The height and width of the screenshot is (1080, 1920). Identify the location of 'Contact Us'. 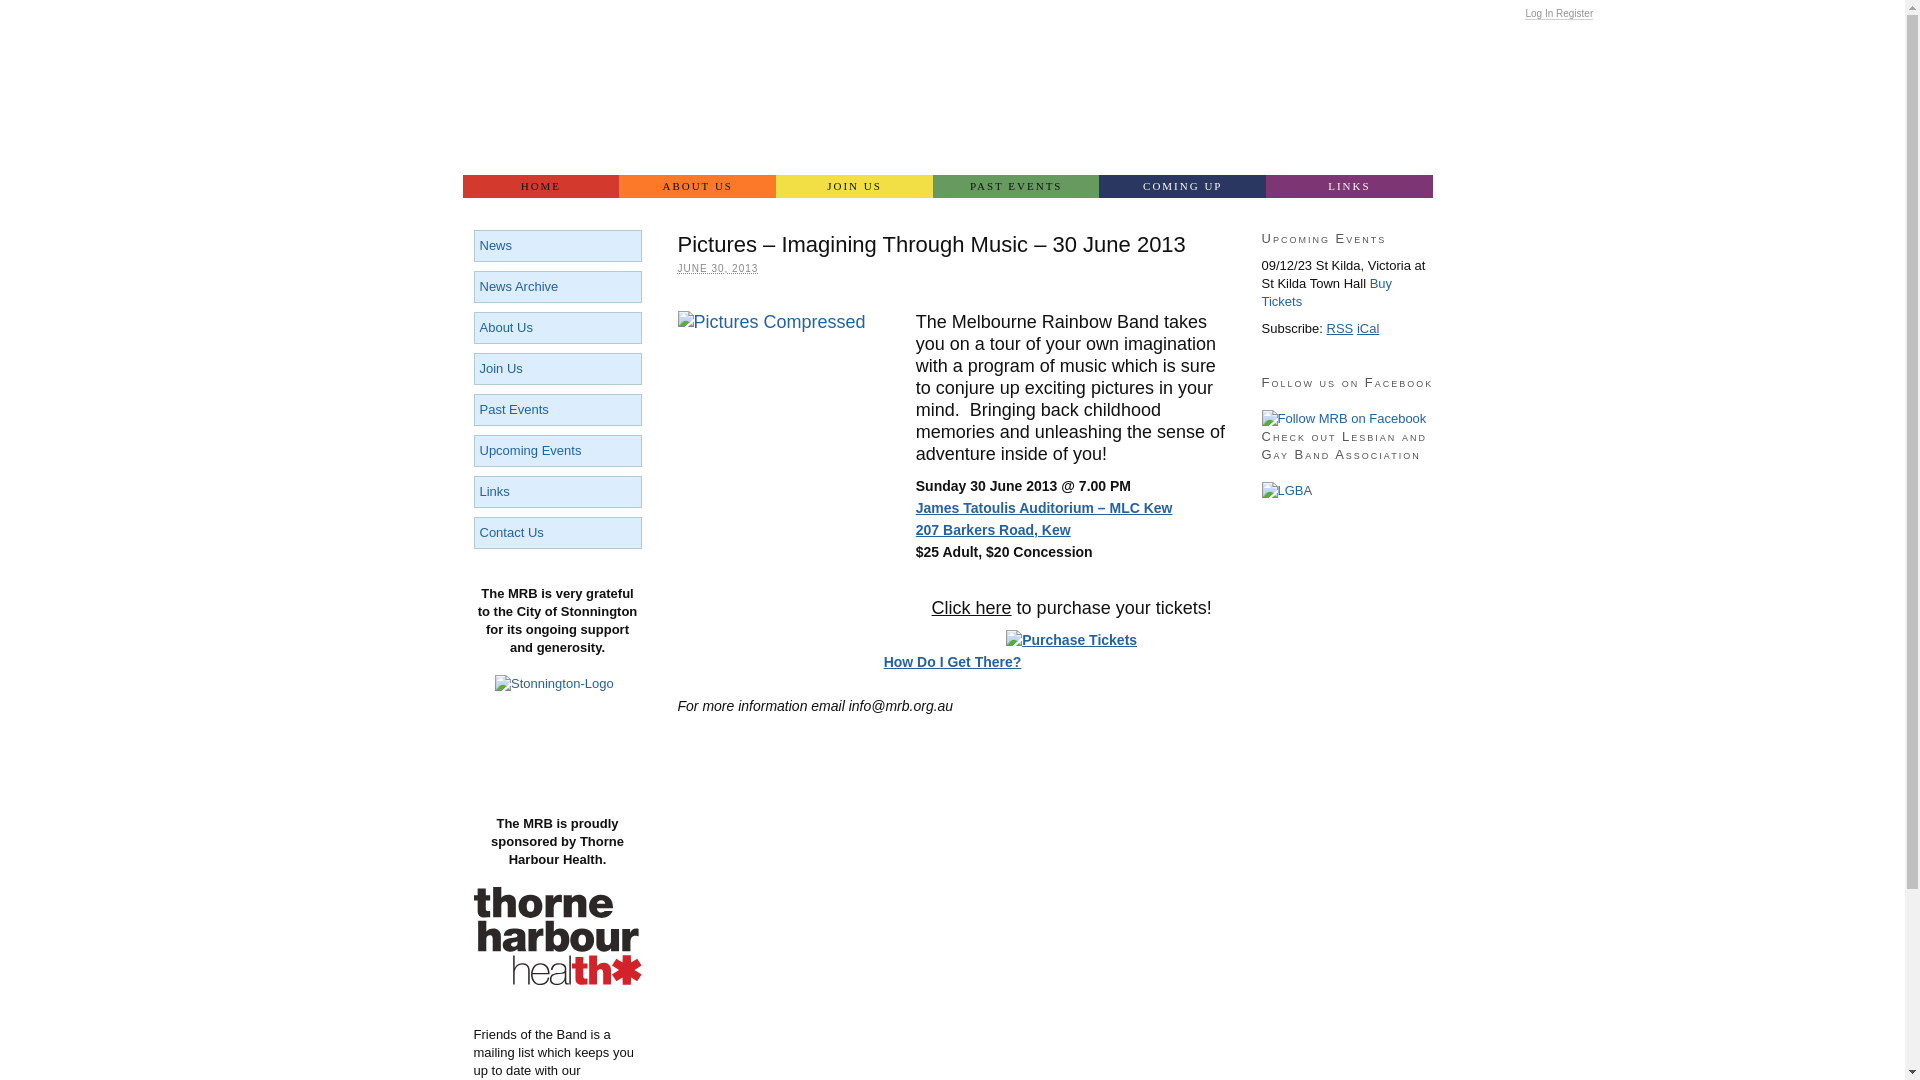
(512, 531).